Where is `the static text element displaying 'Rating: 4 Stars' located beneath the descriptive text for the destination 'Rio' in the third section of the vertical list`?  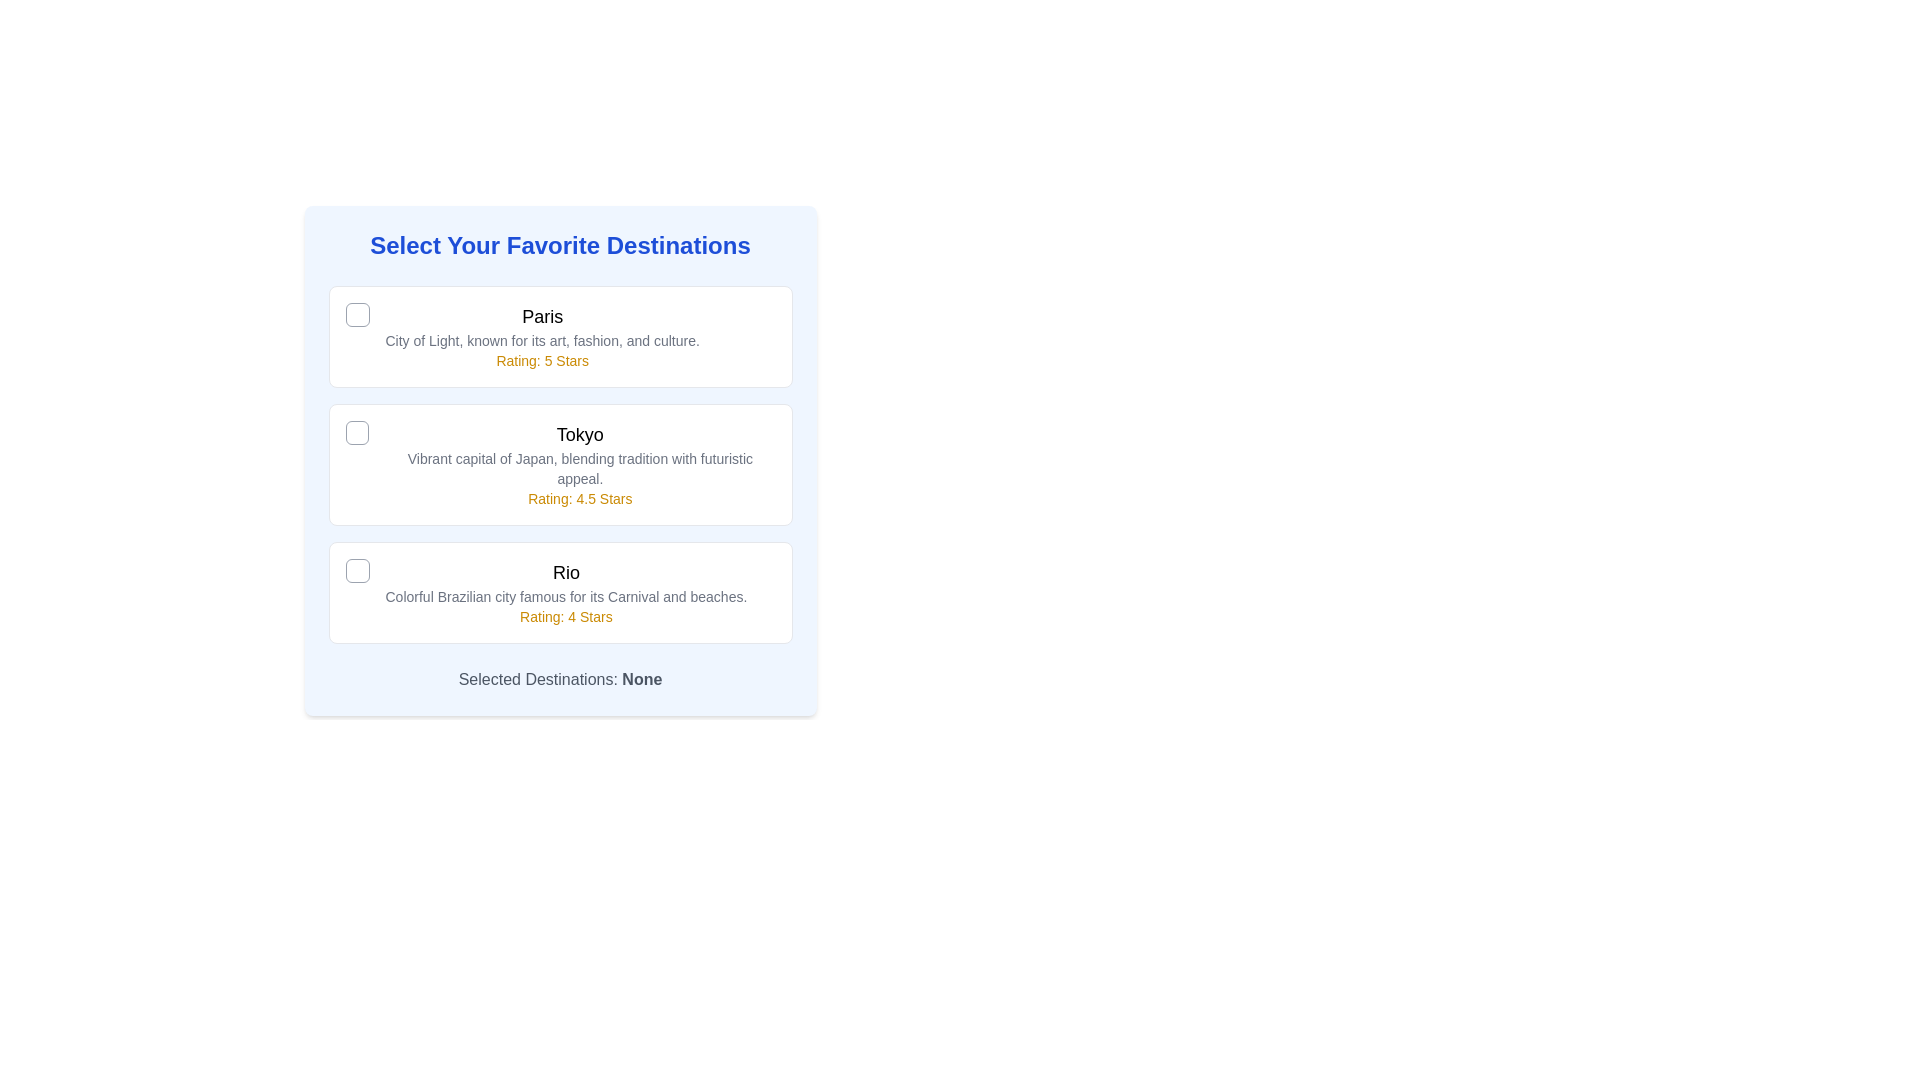
the static text element displaying 'Rating: 4 Stars' located beneath the descriptive text for the destination 'Rio' in the third section of the vertical list is located at coordinates (565, 616).